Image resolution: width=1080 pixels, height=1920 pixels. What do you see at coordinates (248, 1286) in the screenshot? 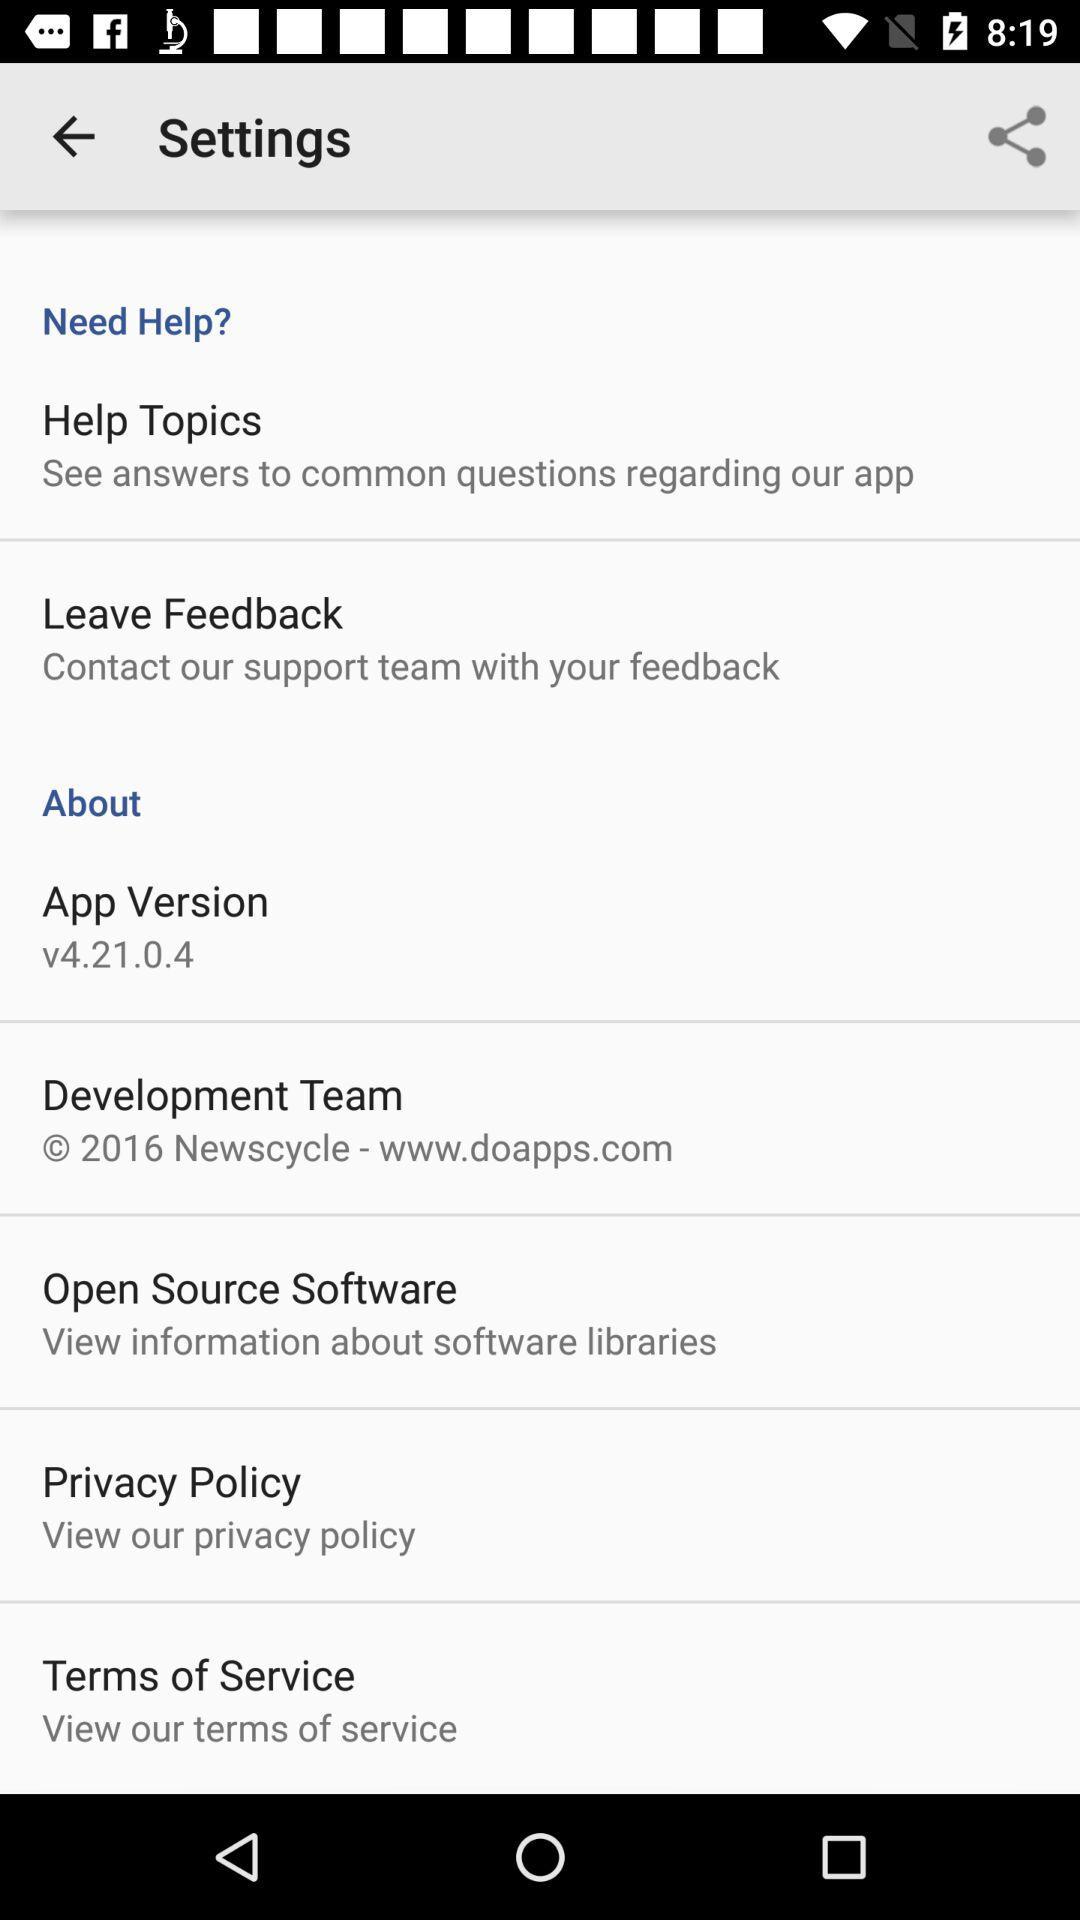
I see `the item below the 2016 newscycle www icon` at bounding box center [248, 1286].